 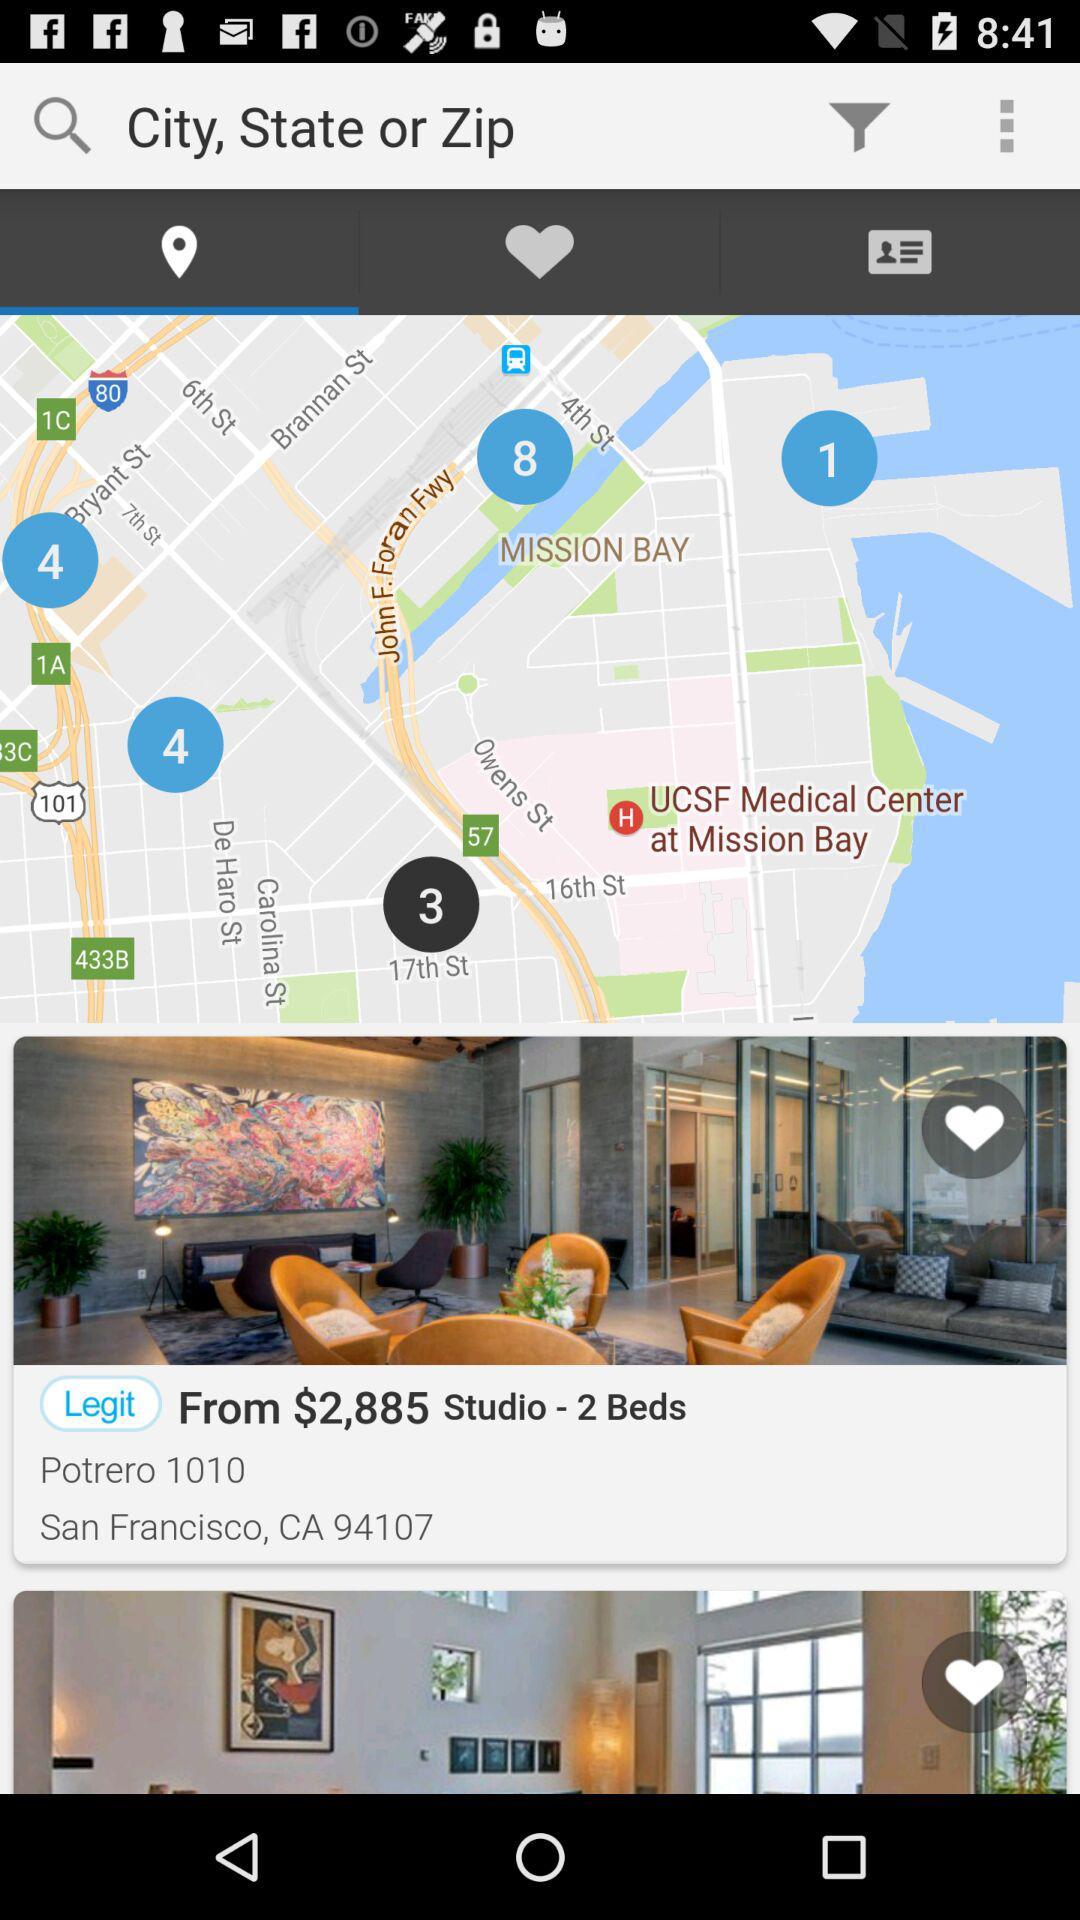 I want to click on the item above the potrero 1010 item, so click(x=100, y=1402).